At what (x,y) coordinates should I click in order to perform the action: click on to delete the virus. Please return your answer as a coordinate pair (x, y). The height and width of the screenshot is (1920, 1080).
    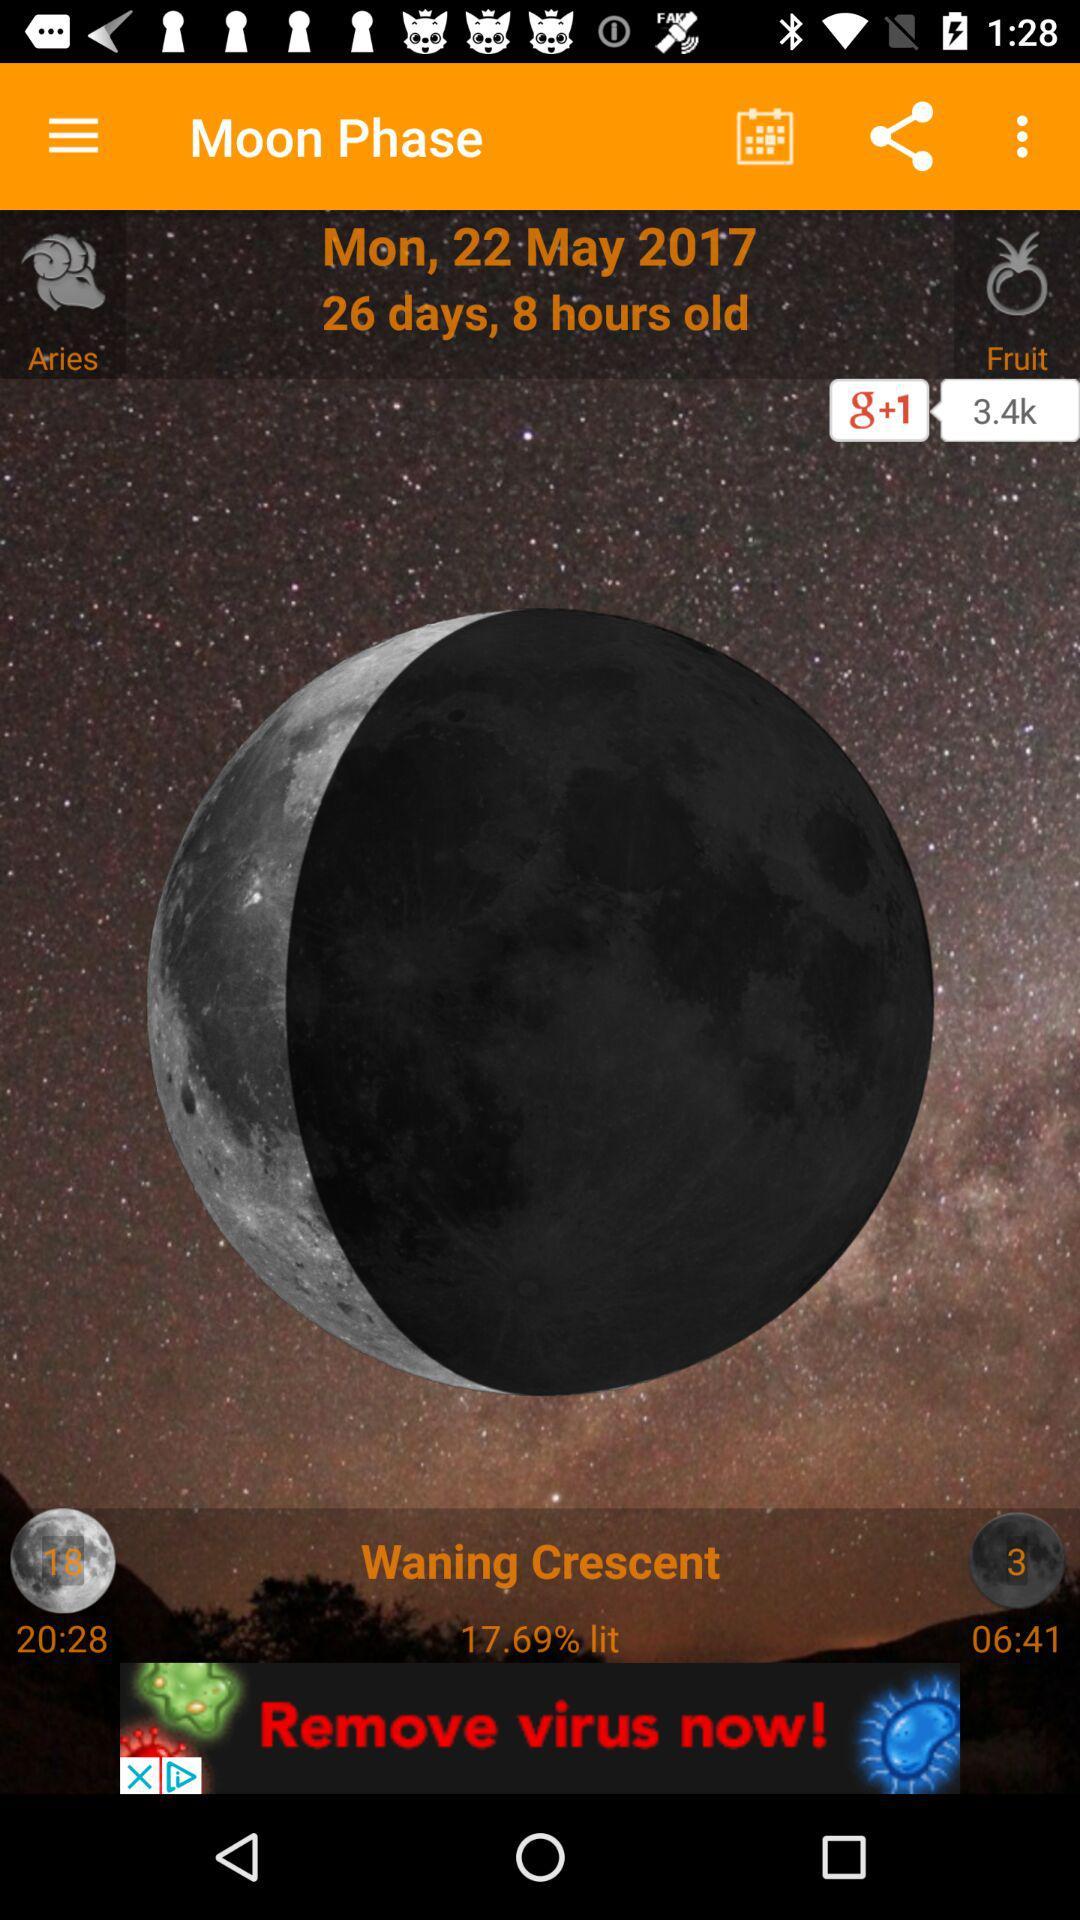
    Looking at the image, I should click on (540, 1727).